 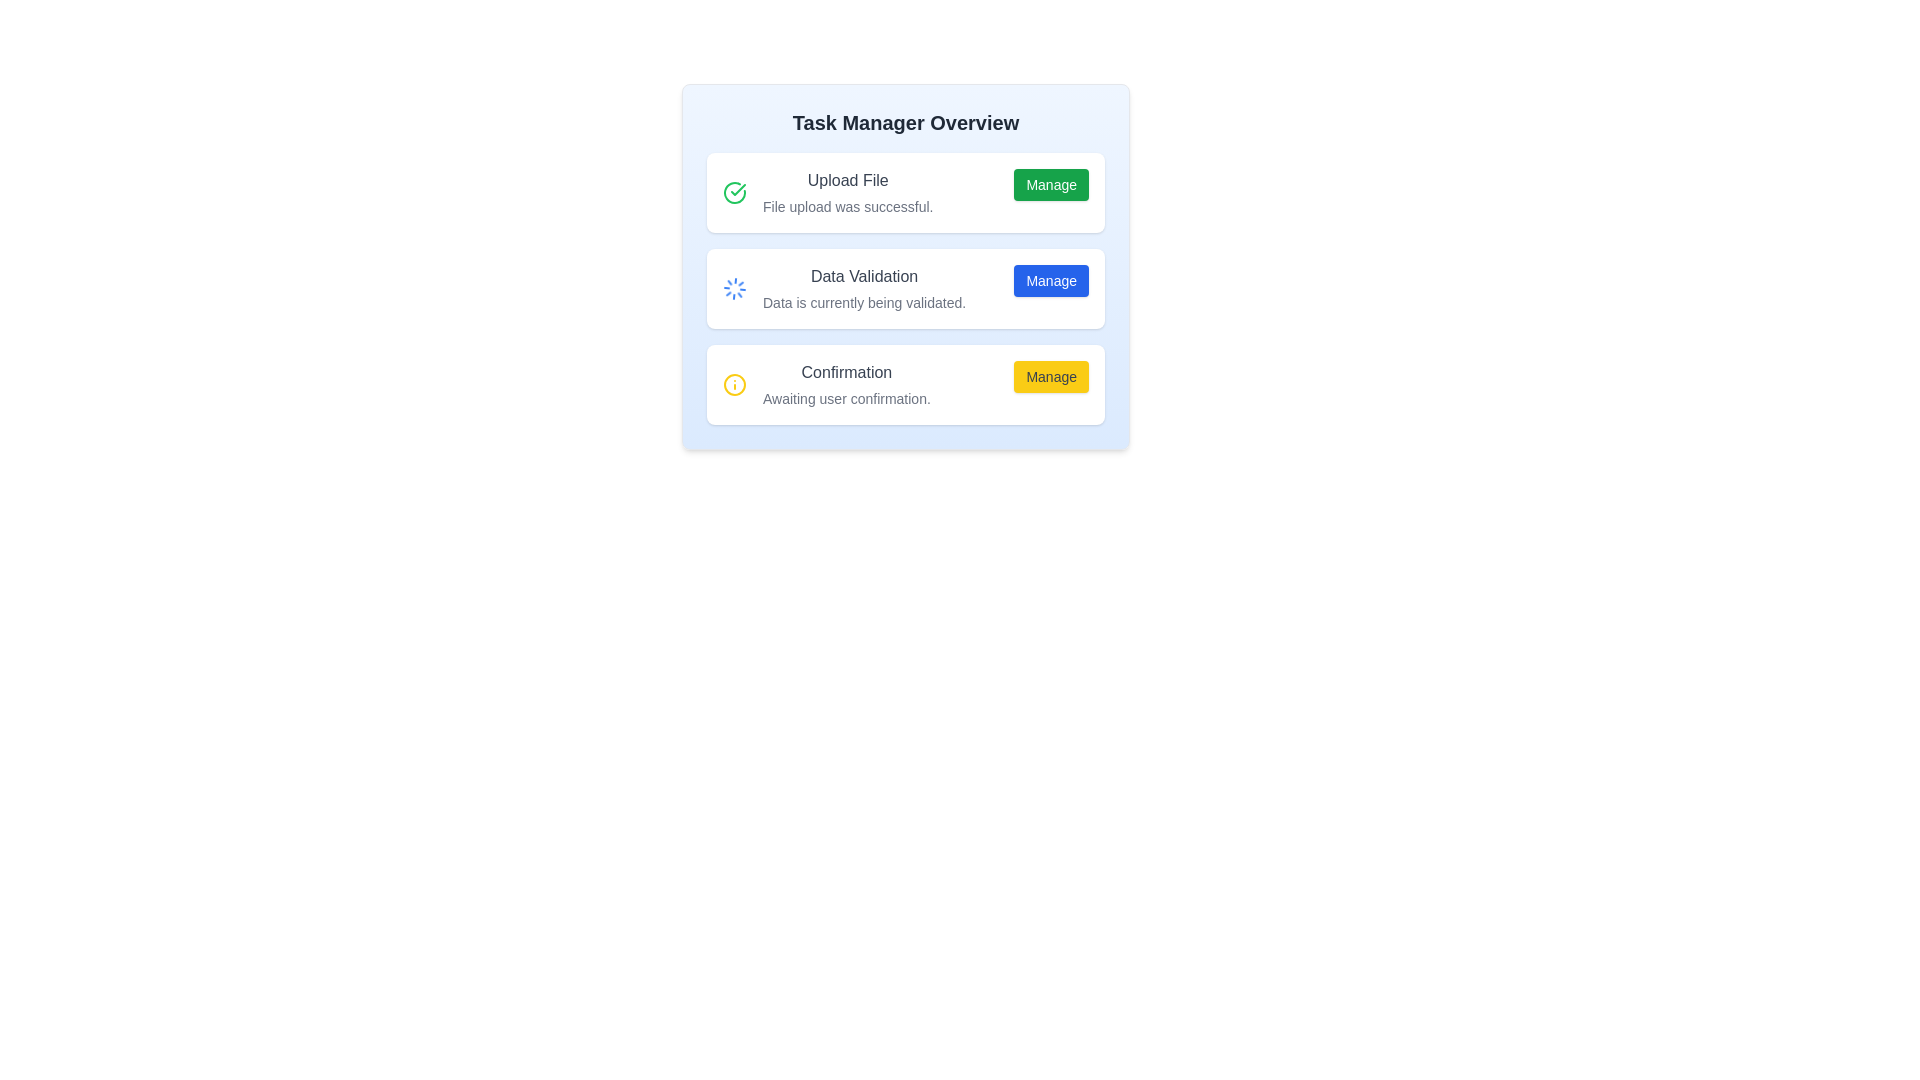 I want to click on the 'Manage' button, which has a green background, white text, and is located at the right end of the first row in the task management interface, so click(x=1050, y=185).